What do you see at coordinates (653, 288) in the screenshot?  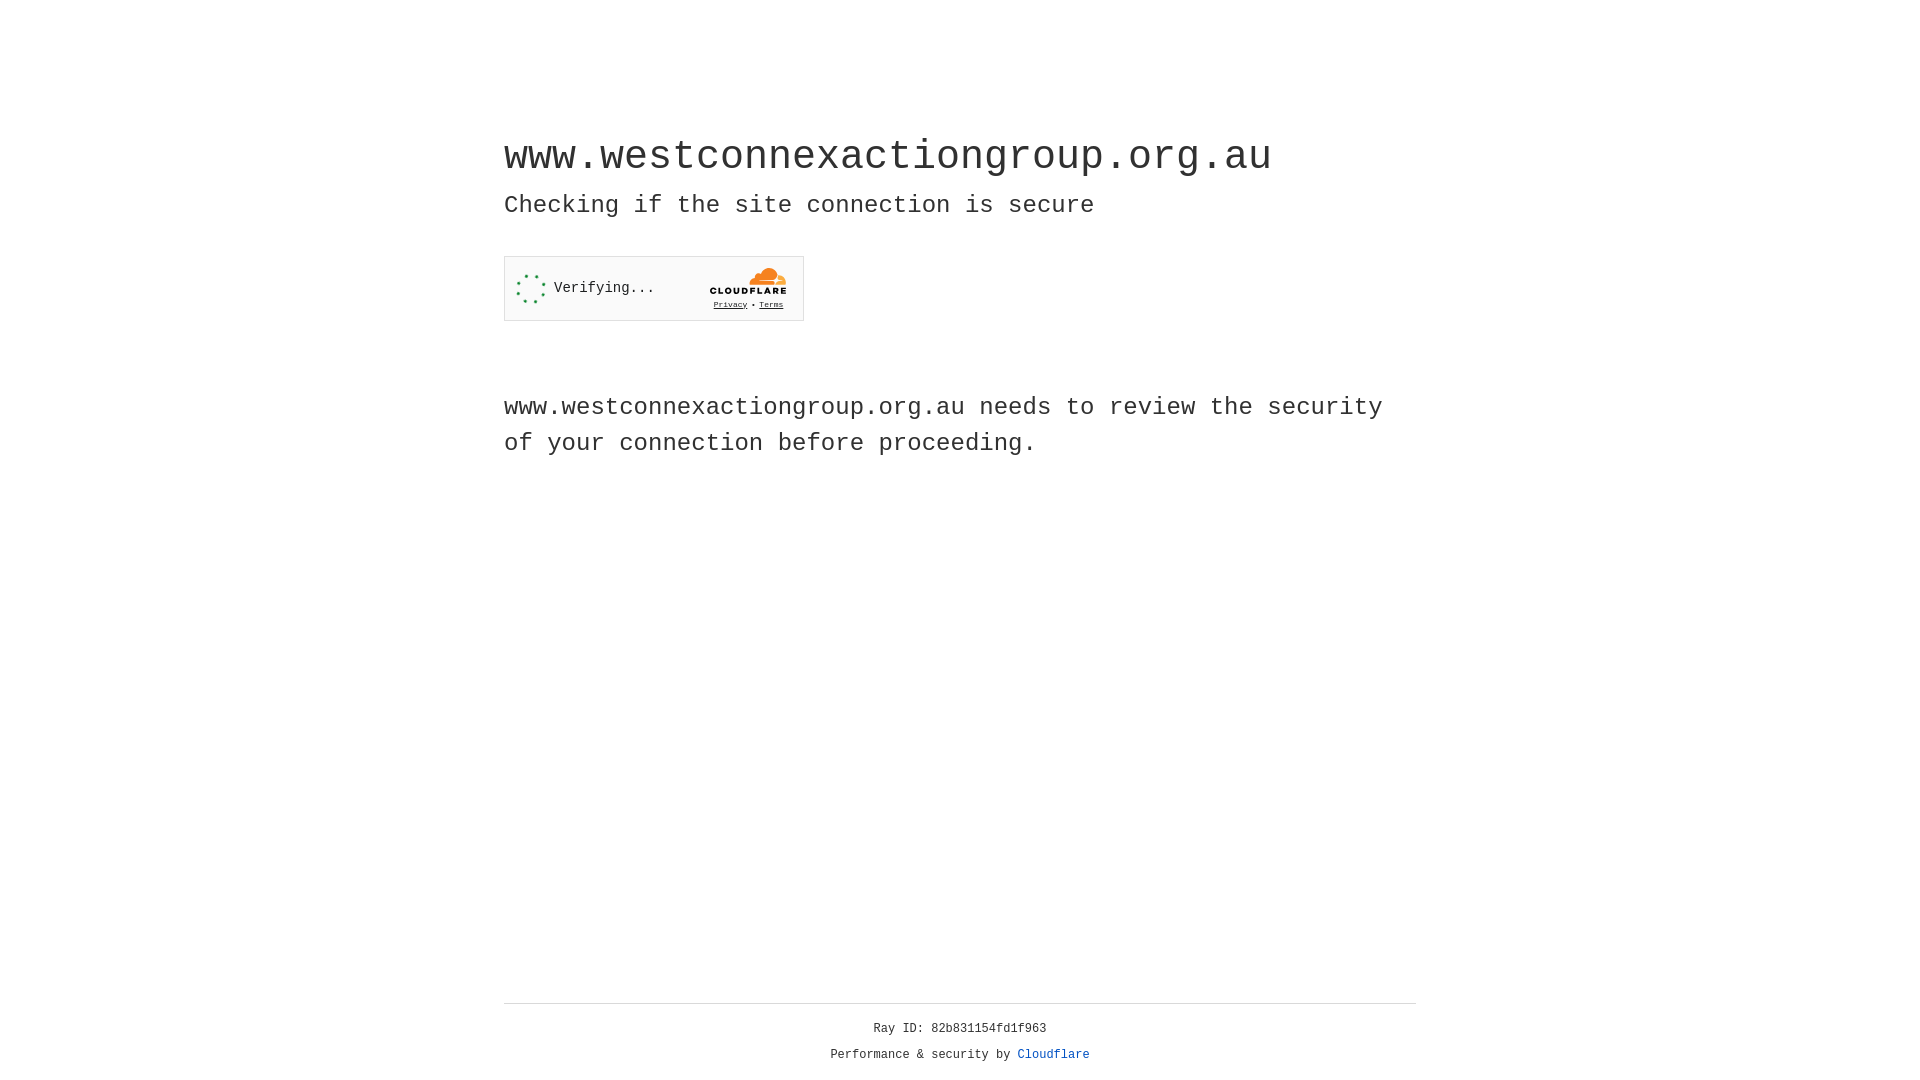 I see `'Widget containing a Cloudflare security challenge'` at bounding box center [653, 288].